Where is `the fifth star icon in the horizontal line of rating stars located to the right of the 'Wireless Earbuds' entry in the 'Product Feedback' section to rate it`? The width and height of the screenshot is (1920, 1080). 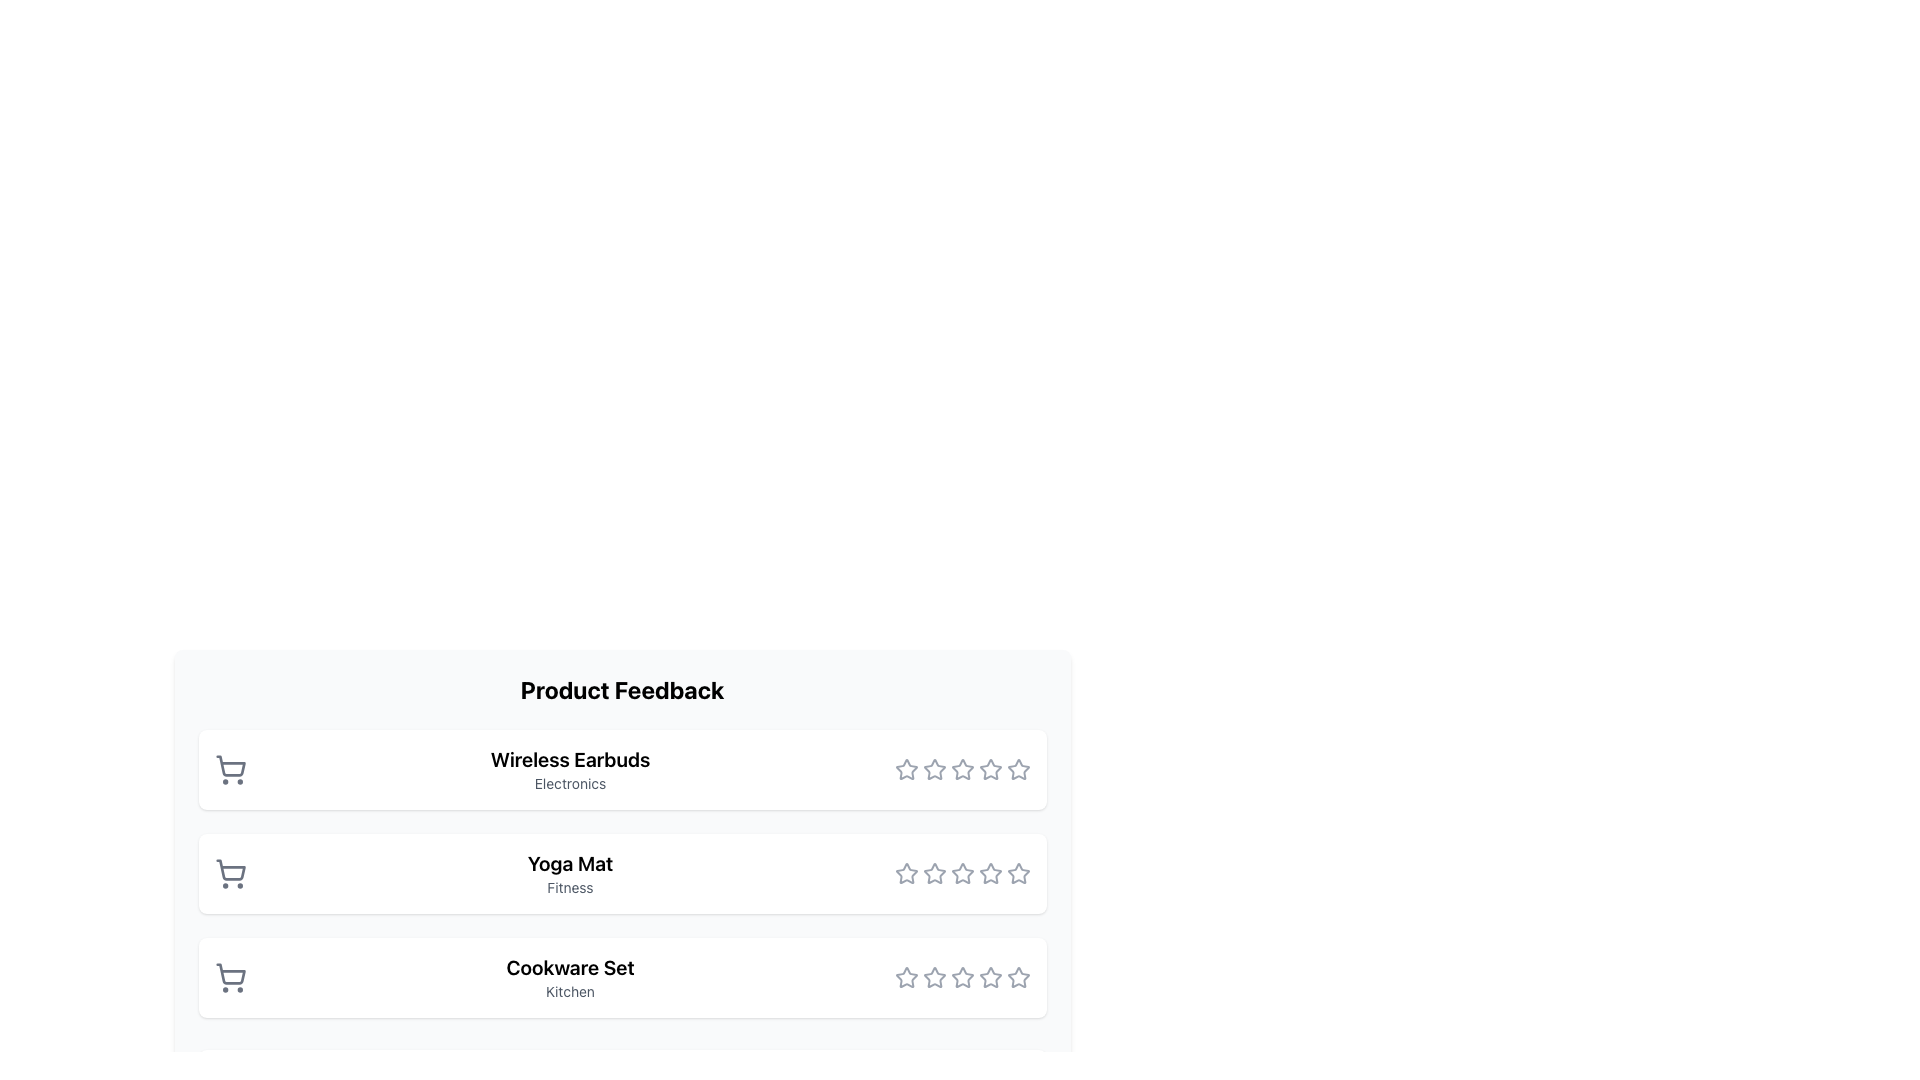 the fifth star icon in the horizontal line of rating stars located to the right of the 'Wireless Earbuds' entry in the 'Product Feedback' section to rate it is located at coordinates (1017, 767).